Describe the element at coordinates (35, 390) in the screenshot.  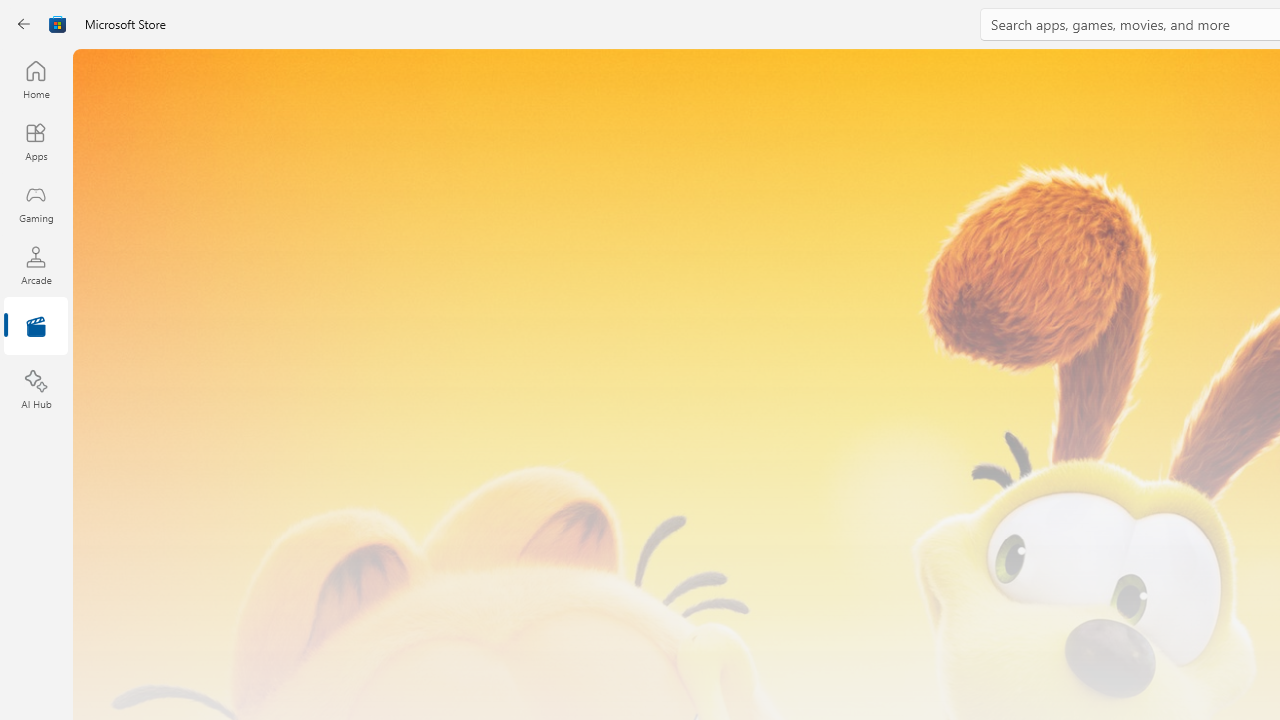
I see `'AI Hub'` at that location.